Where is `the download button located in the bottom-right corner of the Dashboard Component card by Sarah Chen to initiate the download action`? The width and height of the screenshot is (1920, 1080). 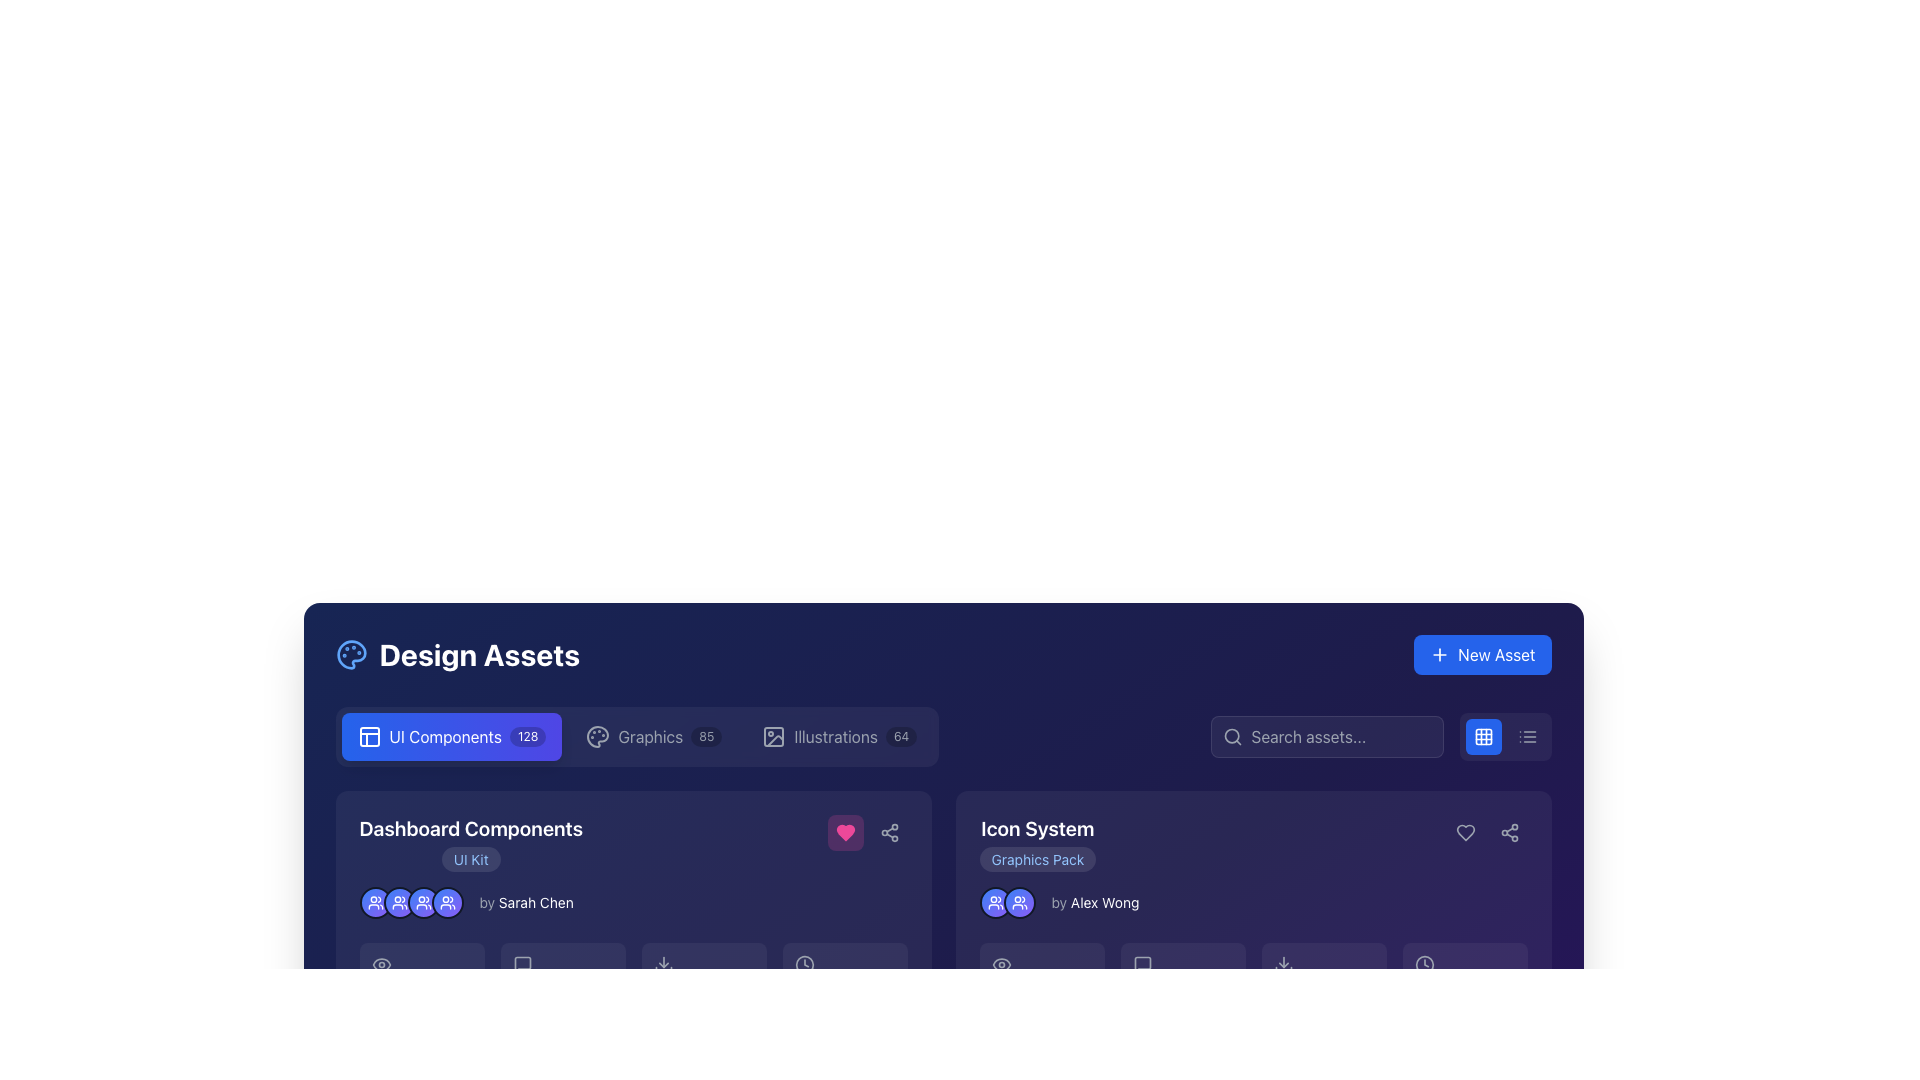 the download button located in the bottom-right corner of the Dashboard Component card by Sarah Chen to initiate the download action is located at coordinates (632, 1049).